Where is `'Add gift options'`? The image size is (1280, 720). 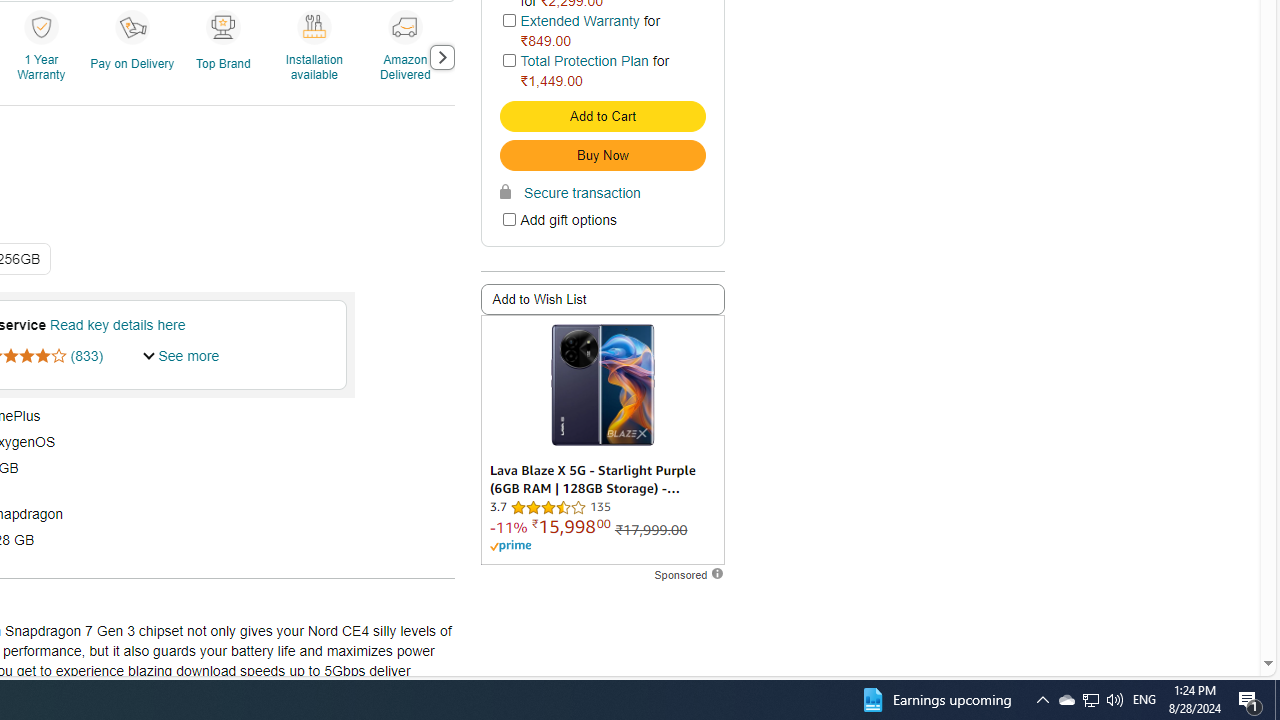 'Add gift options' is located at coordinates (508, 219).